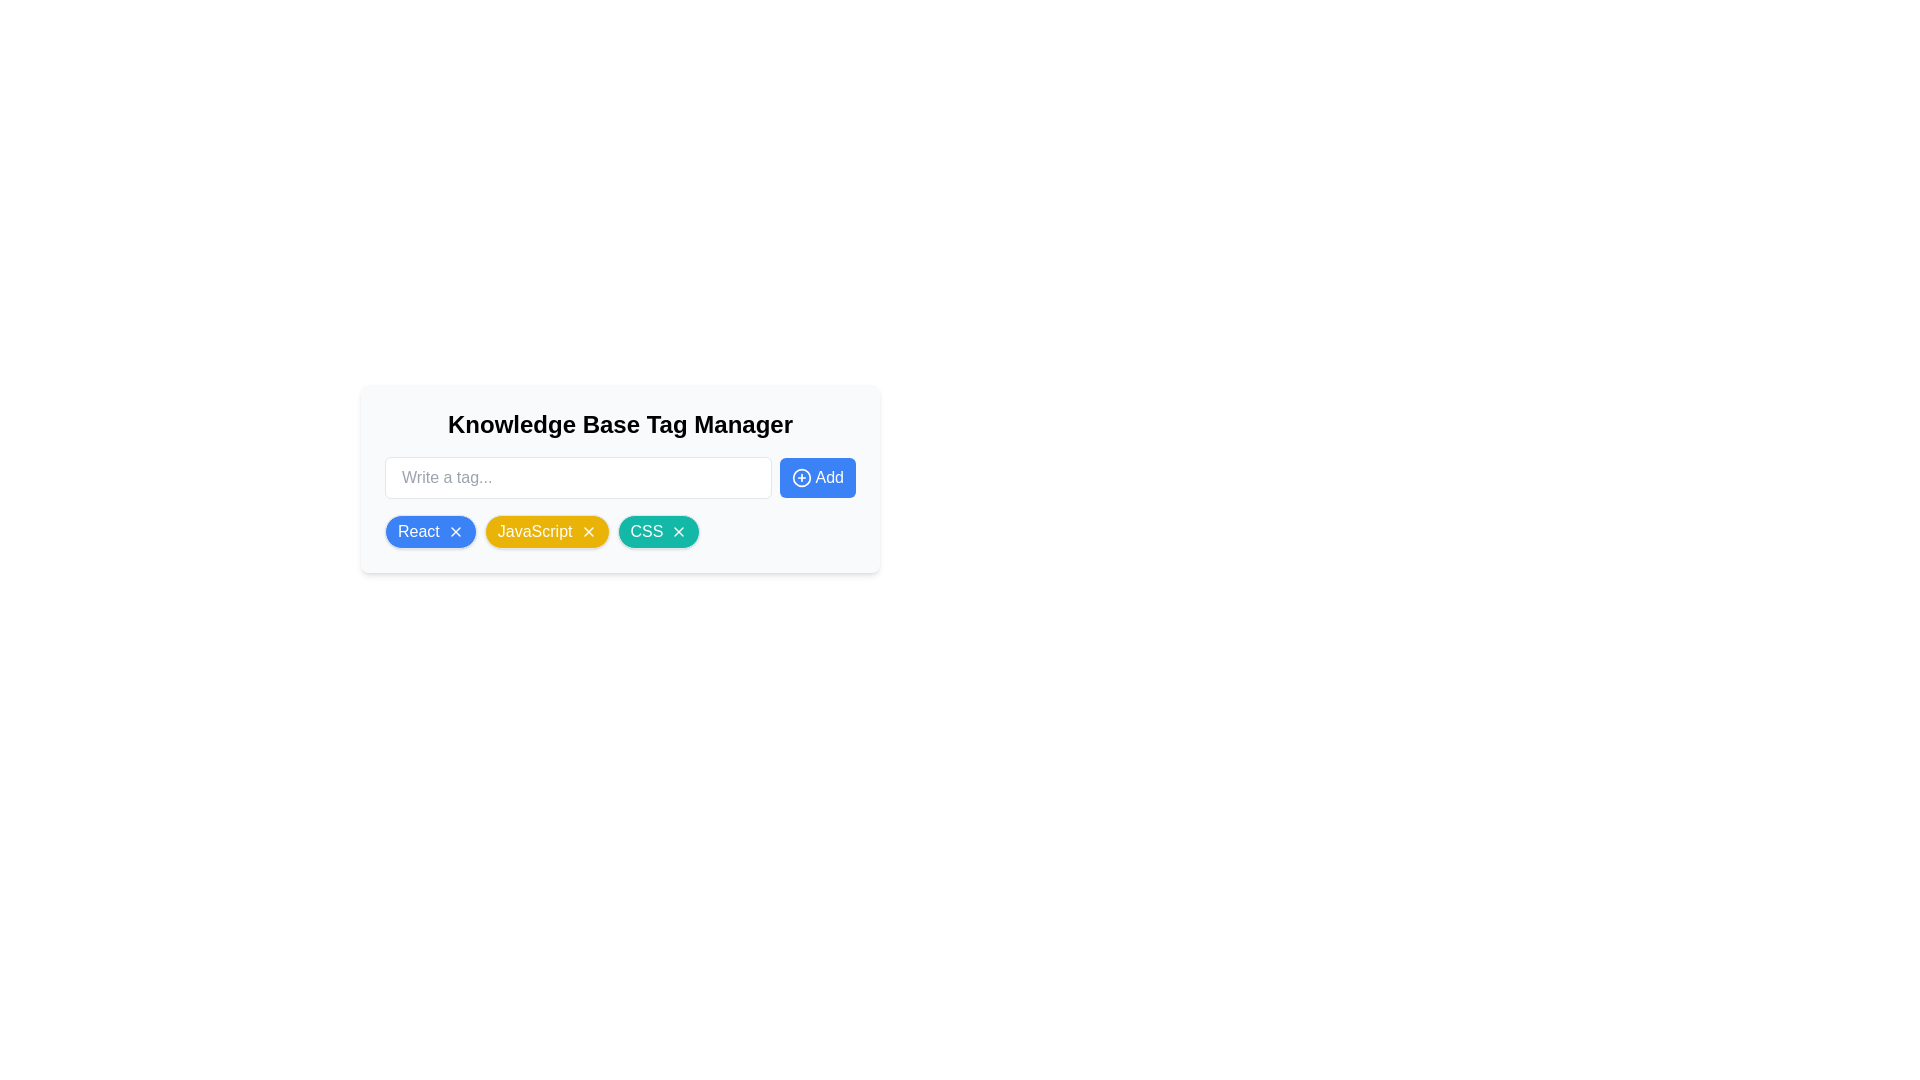 This screenshot has width=1920, height=1080. I want to click on the button in the top-right corner of the blue-colored 'React' tag, so click(454, 531).